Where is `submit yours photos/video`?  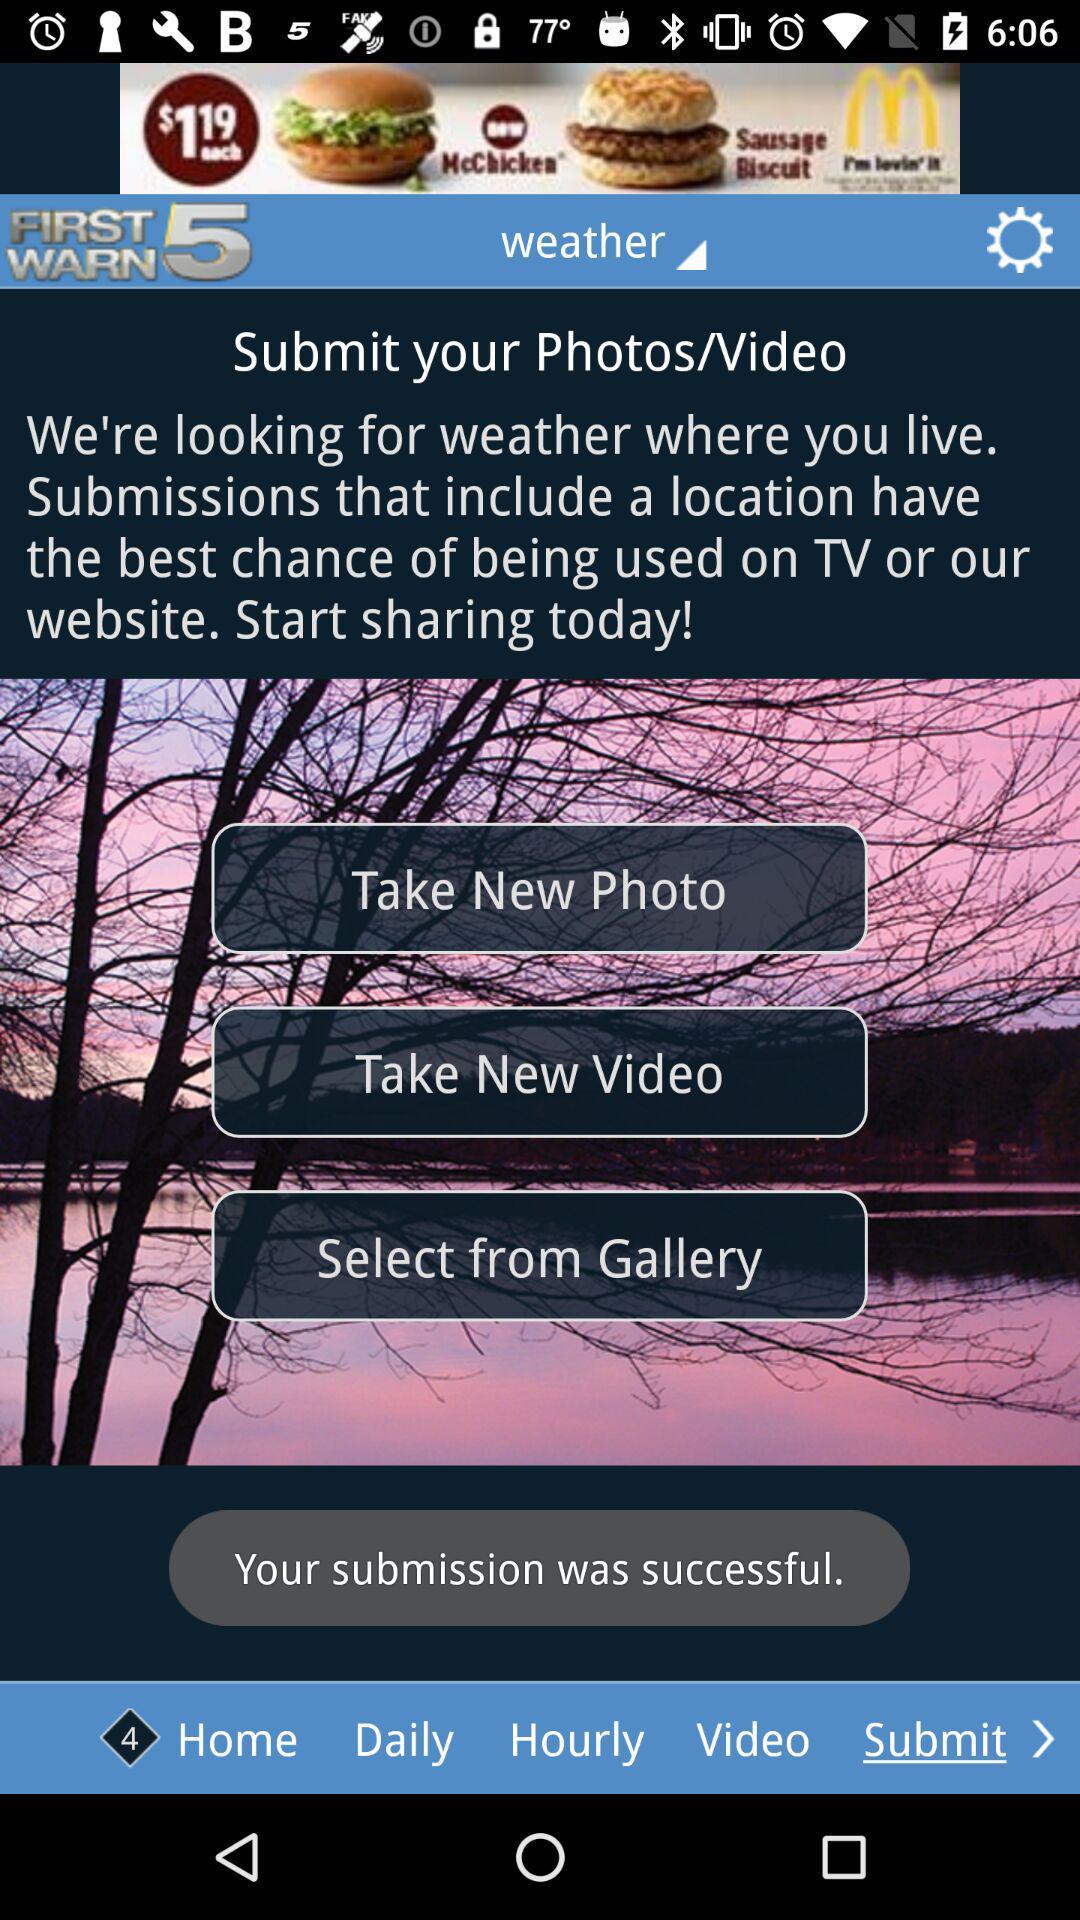 submit yours photos/video is located at coordinates (1042, 1737).